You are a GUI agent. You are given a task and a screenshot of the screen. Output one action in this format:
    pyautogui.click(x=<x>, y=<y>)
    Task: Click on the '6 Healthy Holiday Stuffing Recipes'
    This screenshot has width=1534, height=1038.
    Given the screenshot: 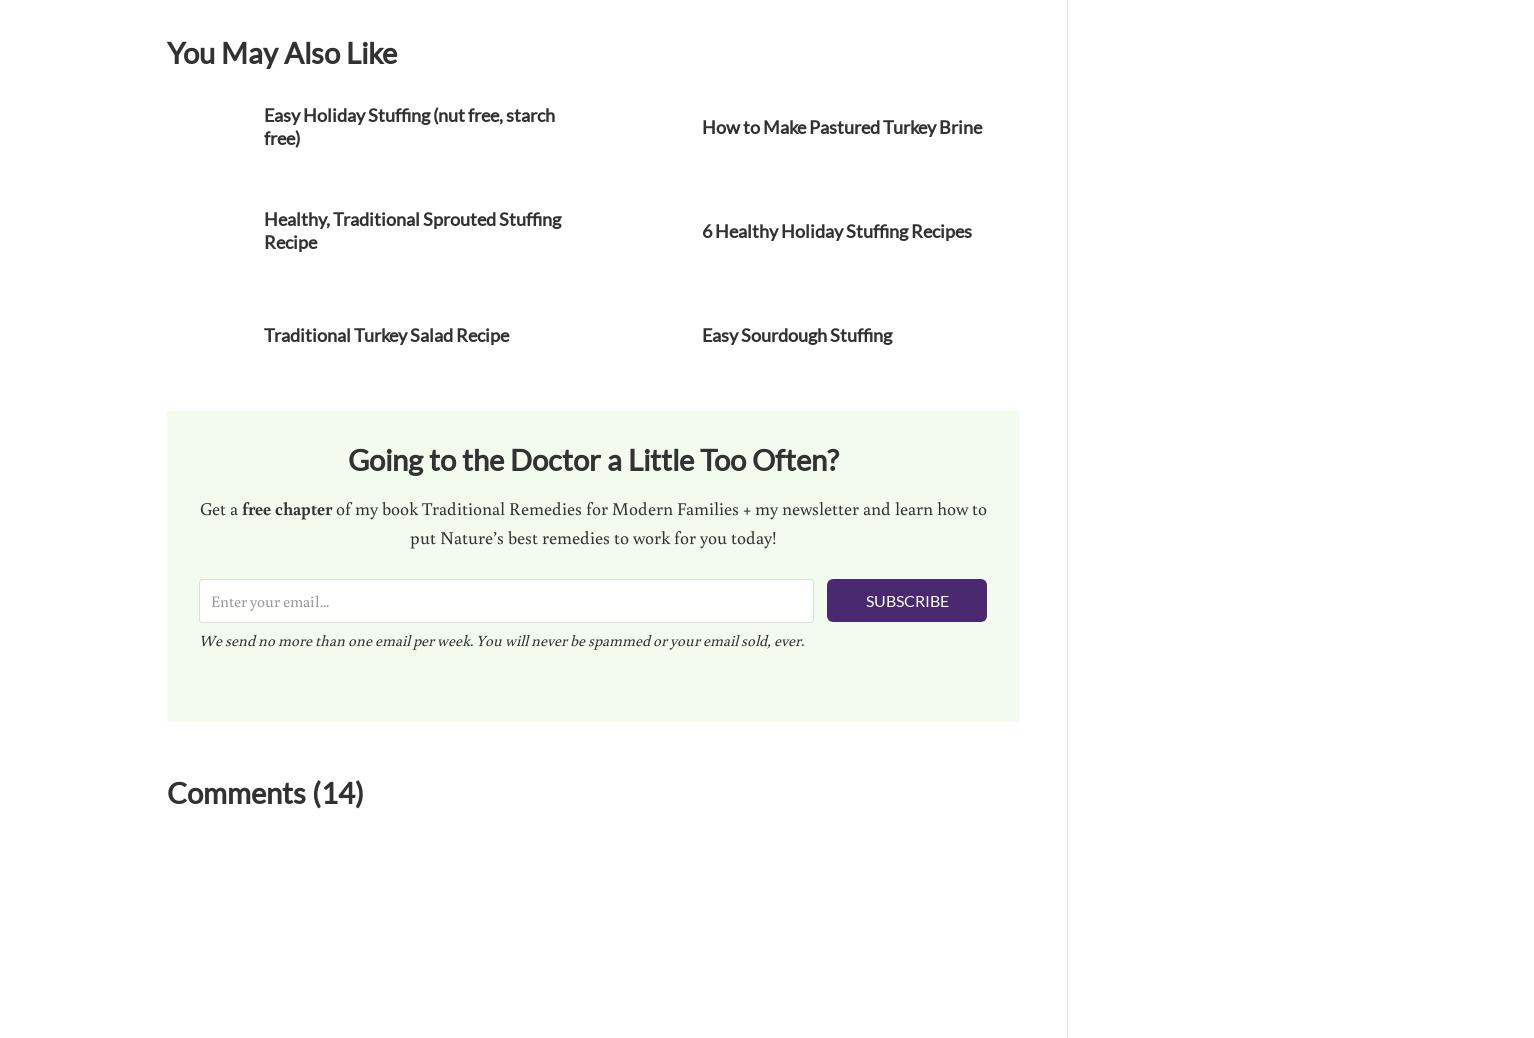 What is the action you would take?
    pyautogui.click(x=836, y=229)
    